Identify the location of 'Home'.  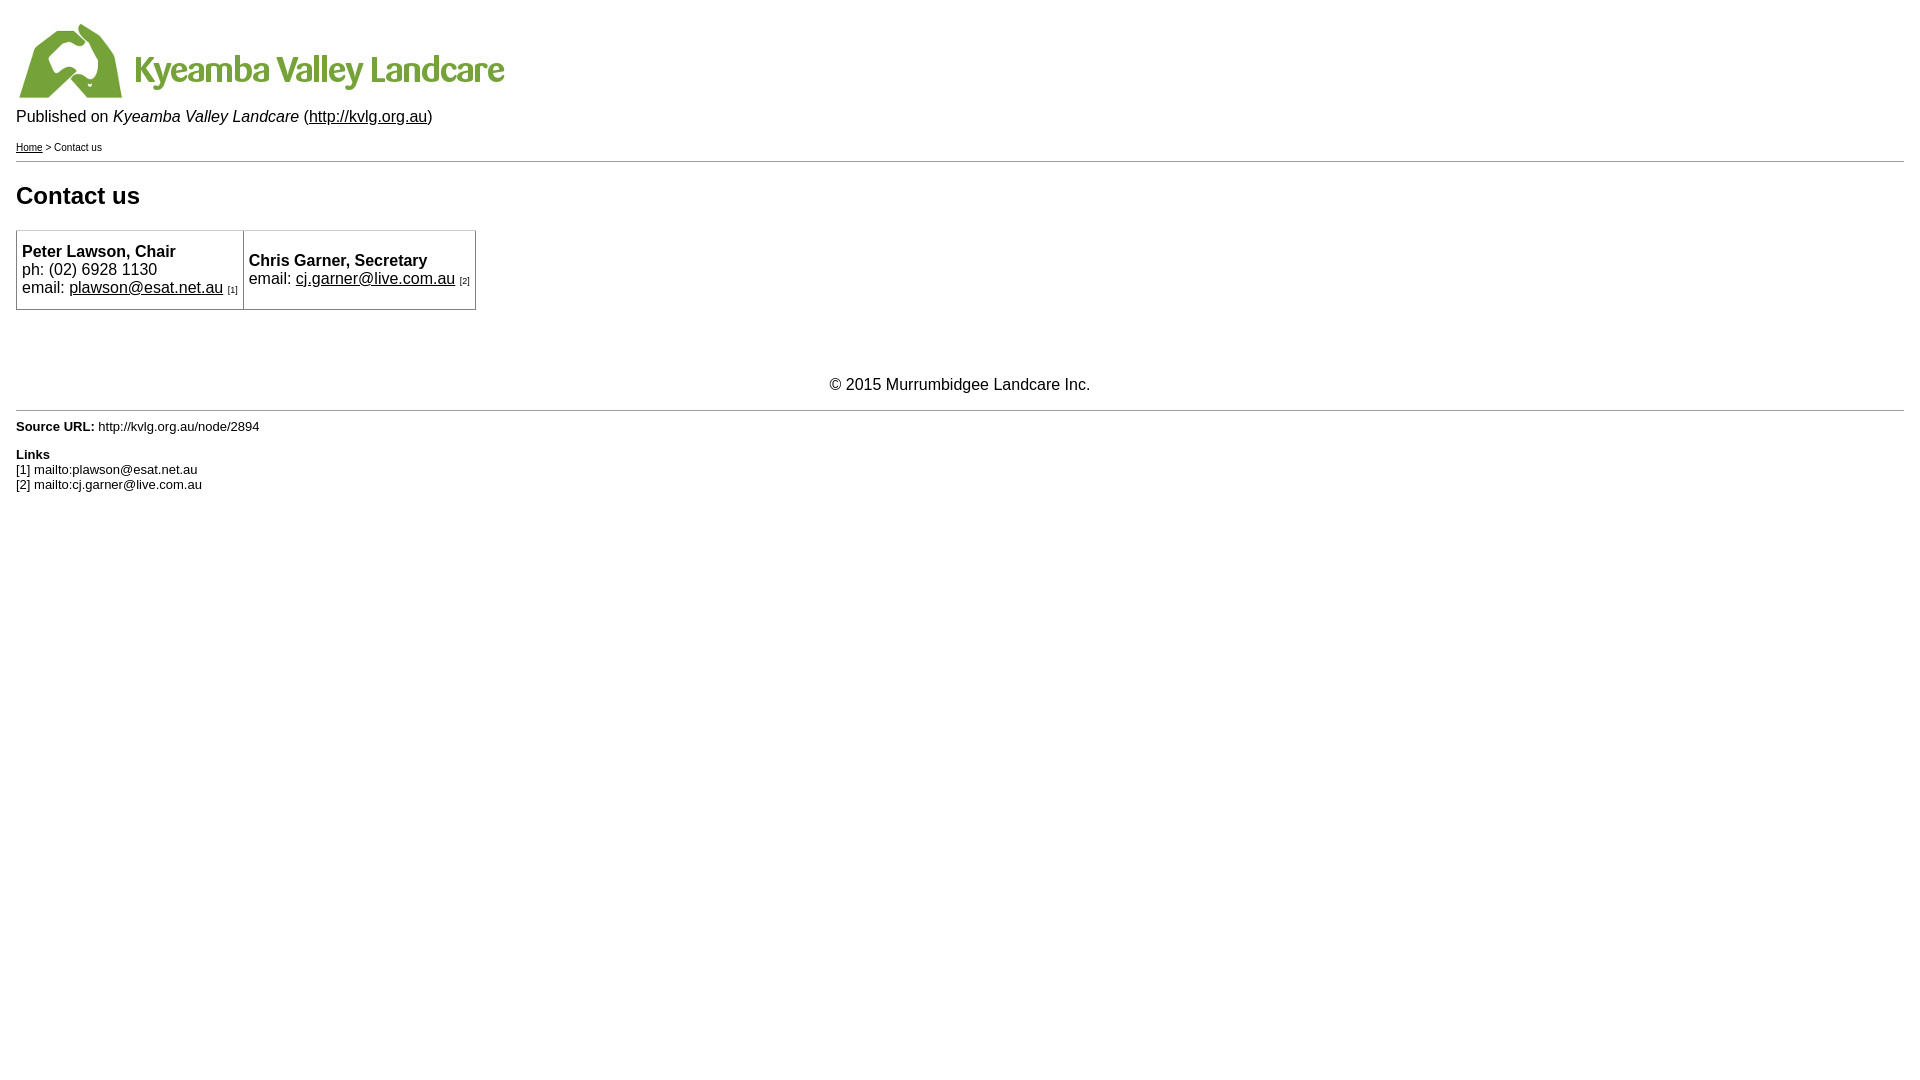
(29, 146).